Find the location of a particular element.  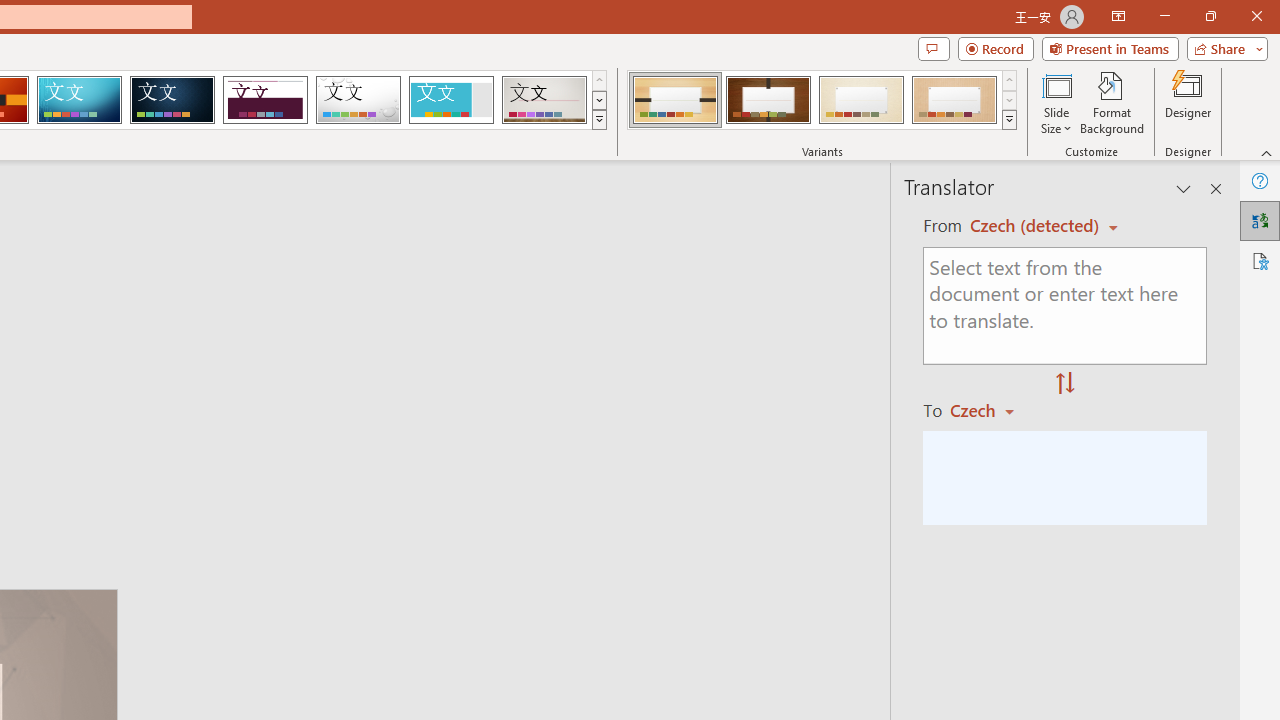

'Damask' is located at coordinates (172, 100).